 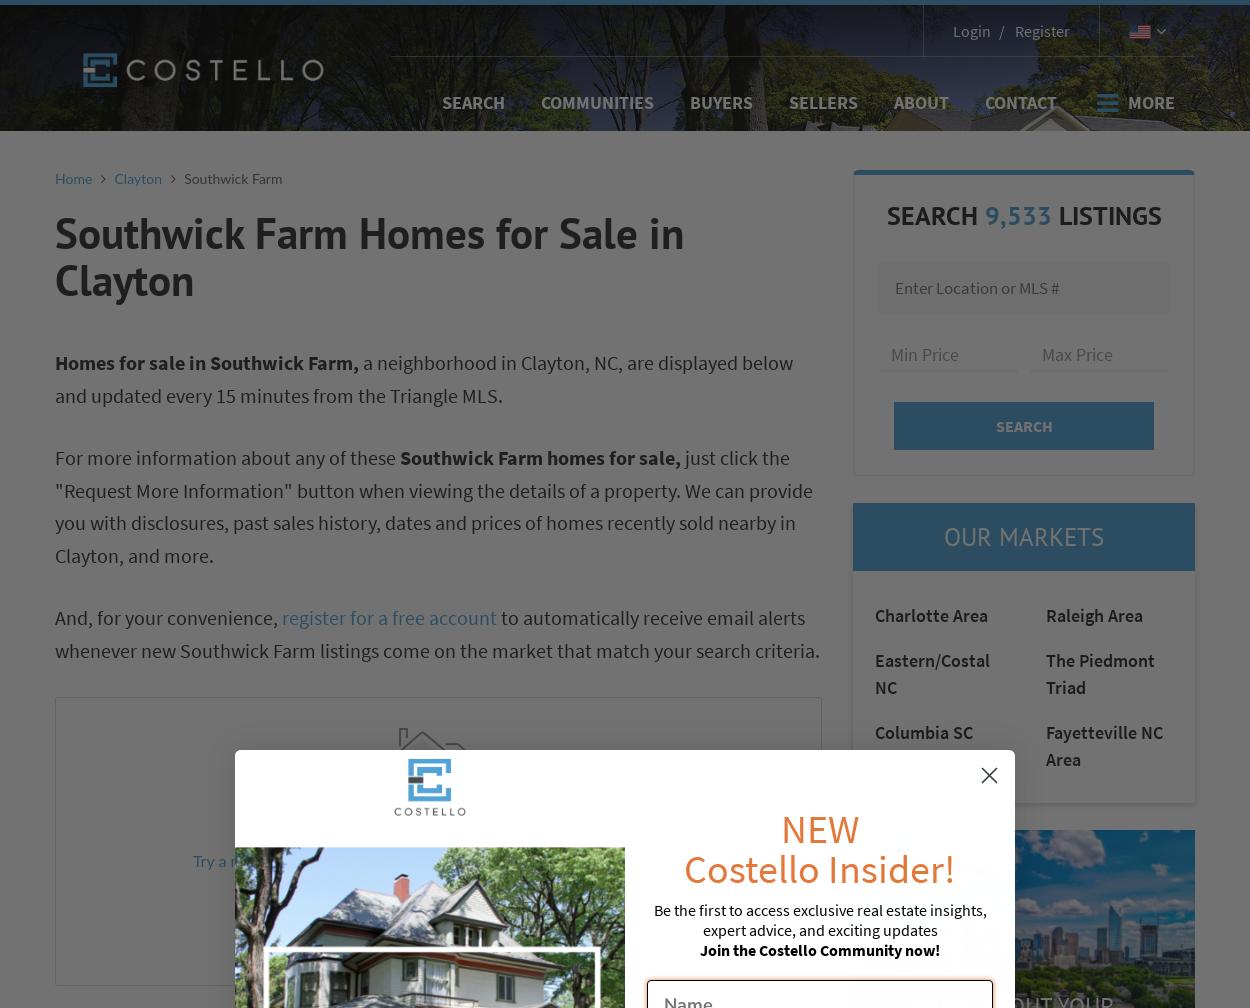 I want to click on 'Southwick Farm Homes for Sale in Clayton', so click(x=368, y=256).